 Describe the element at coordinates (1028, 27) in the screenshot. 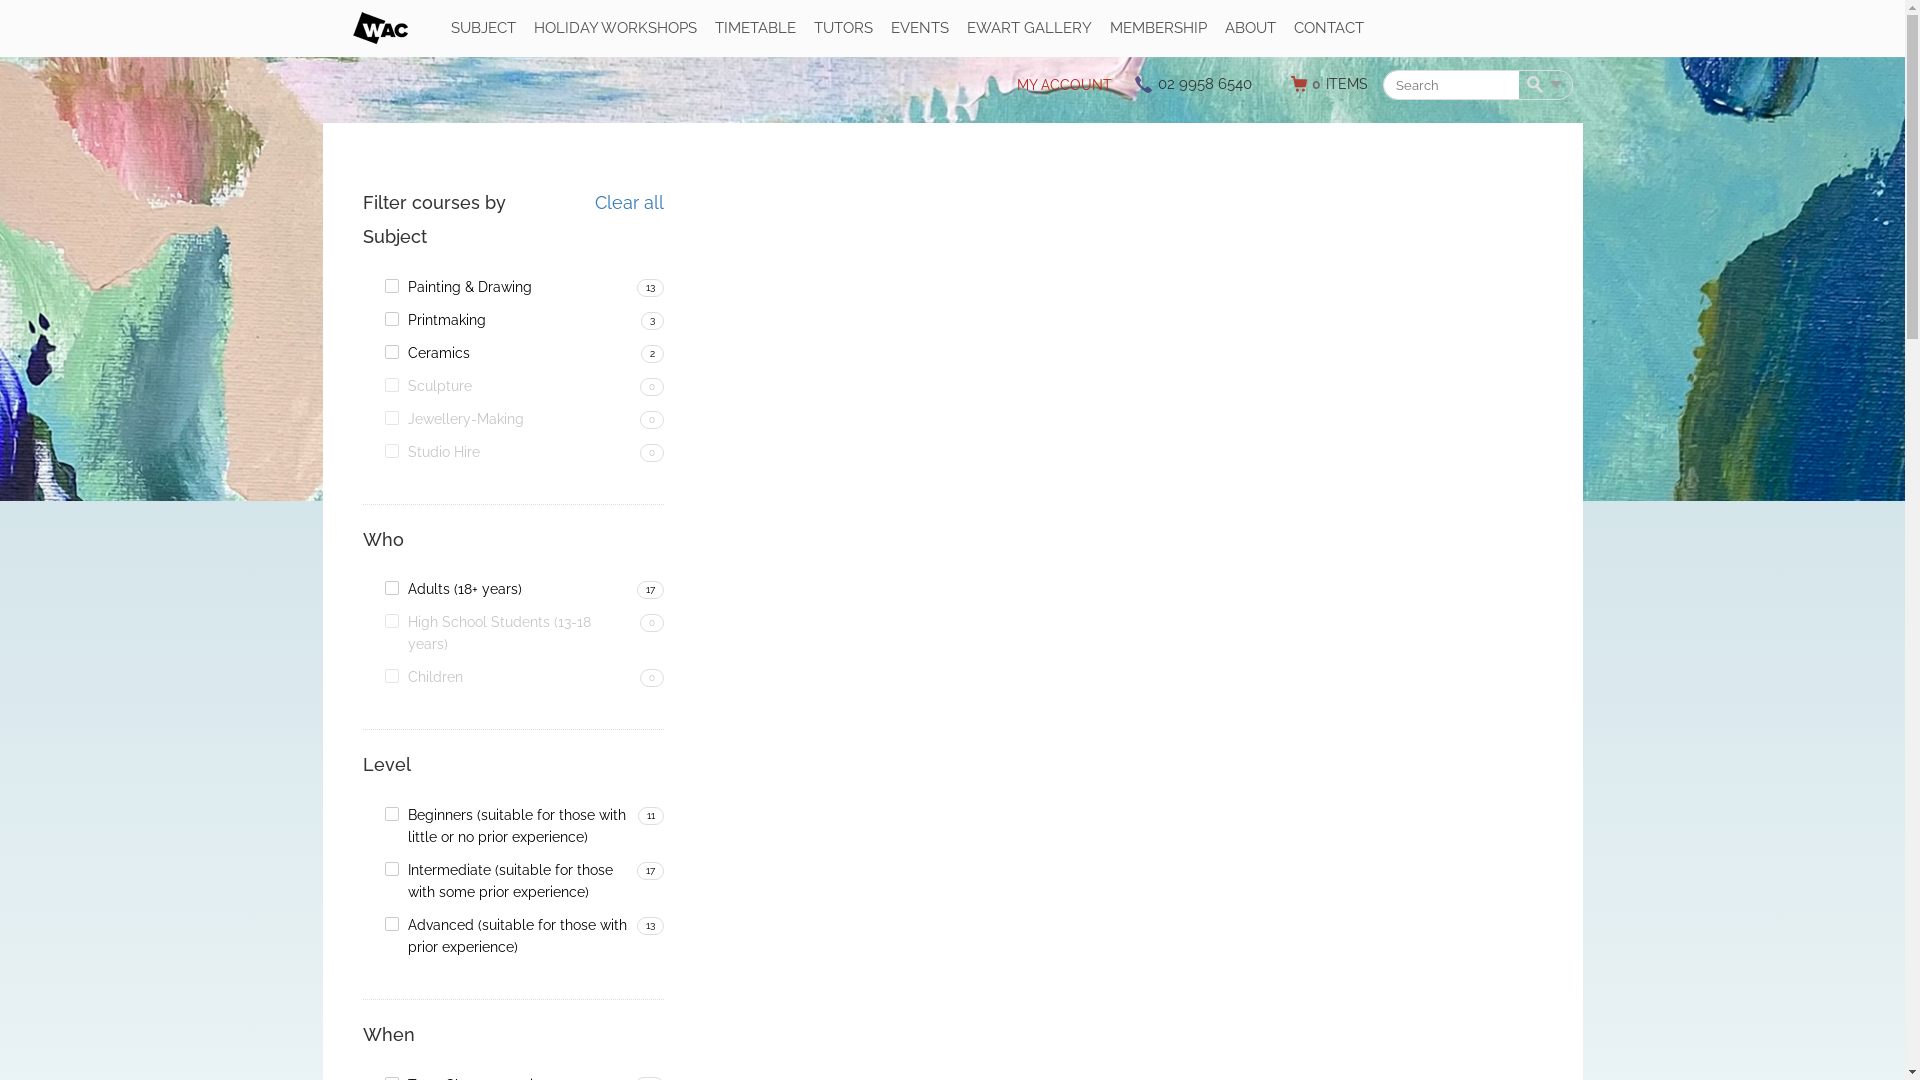

I see `'EWART GALLERY'` at that location.